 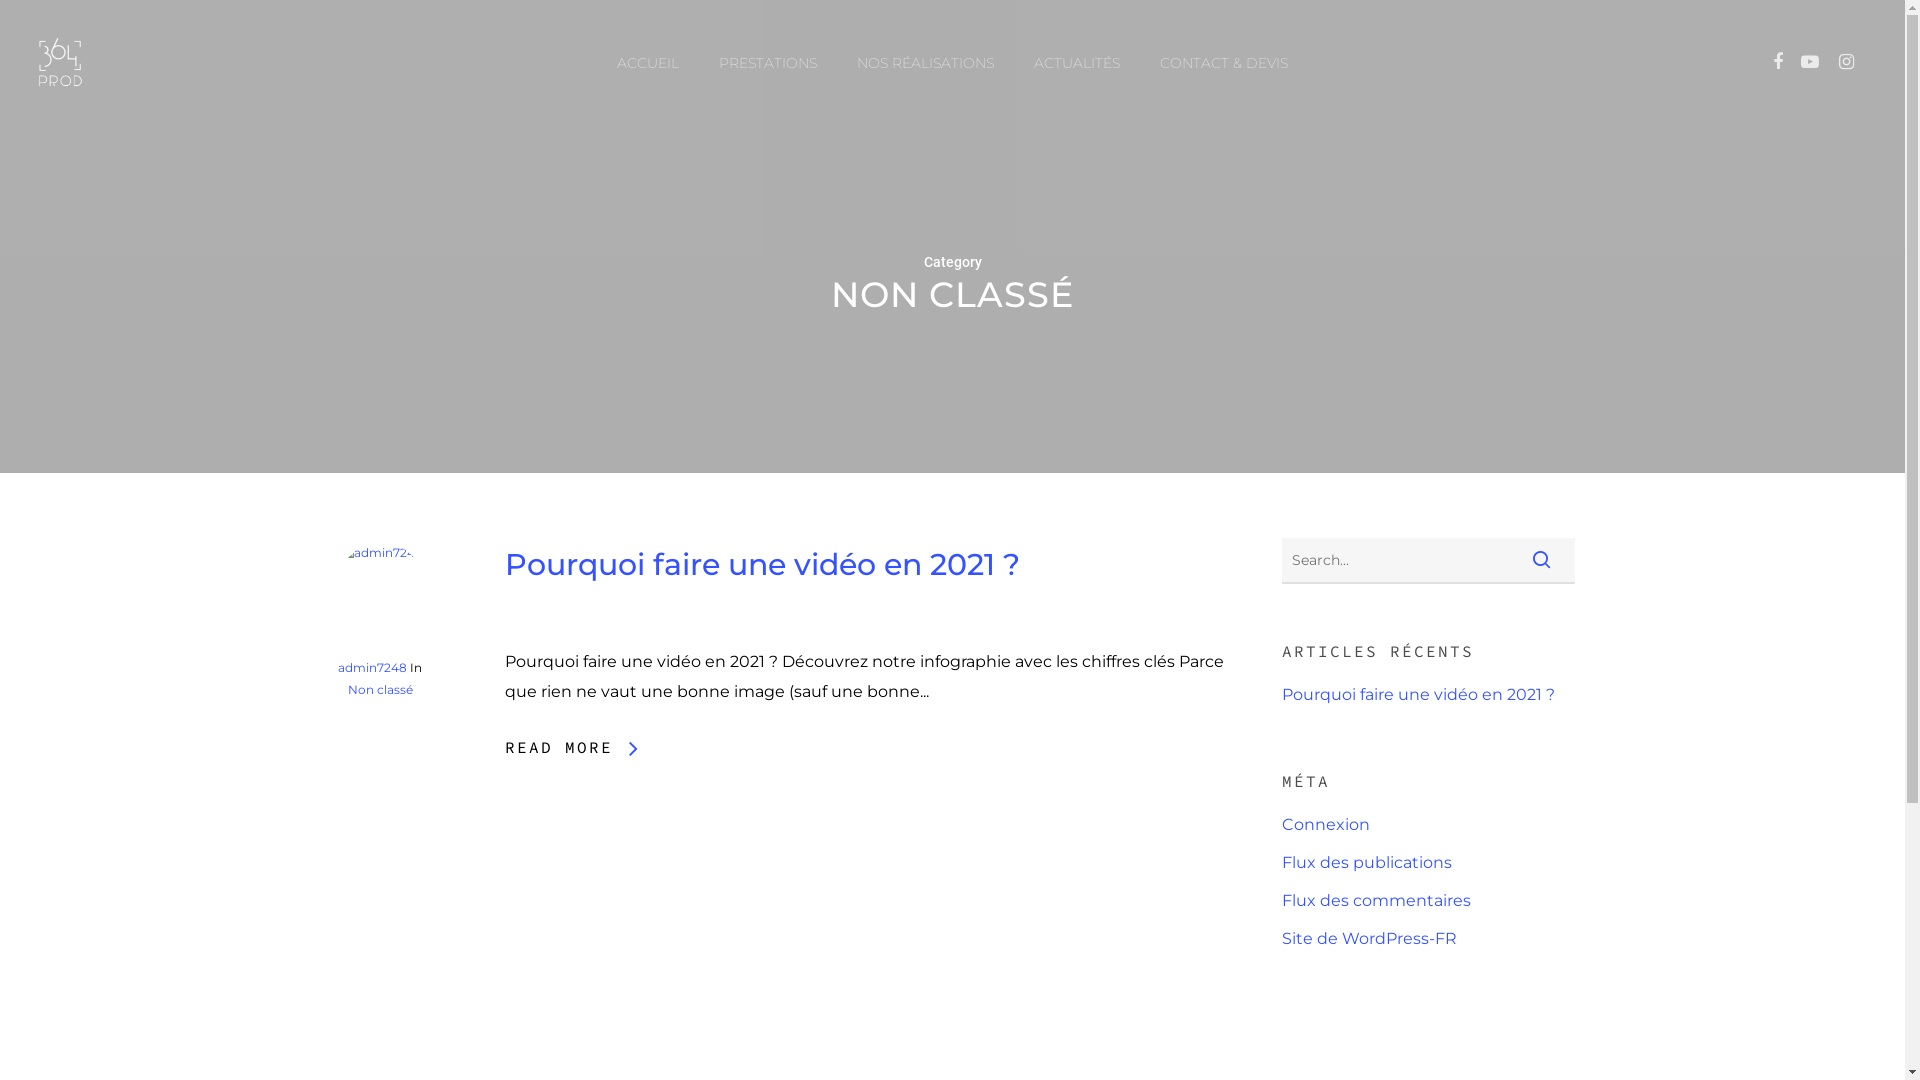 What do you see at coordinates (372, 667) in the screenshot?
I see `'admin7248'` at bounding box center [372, 667].